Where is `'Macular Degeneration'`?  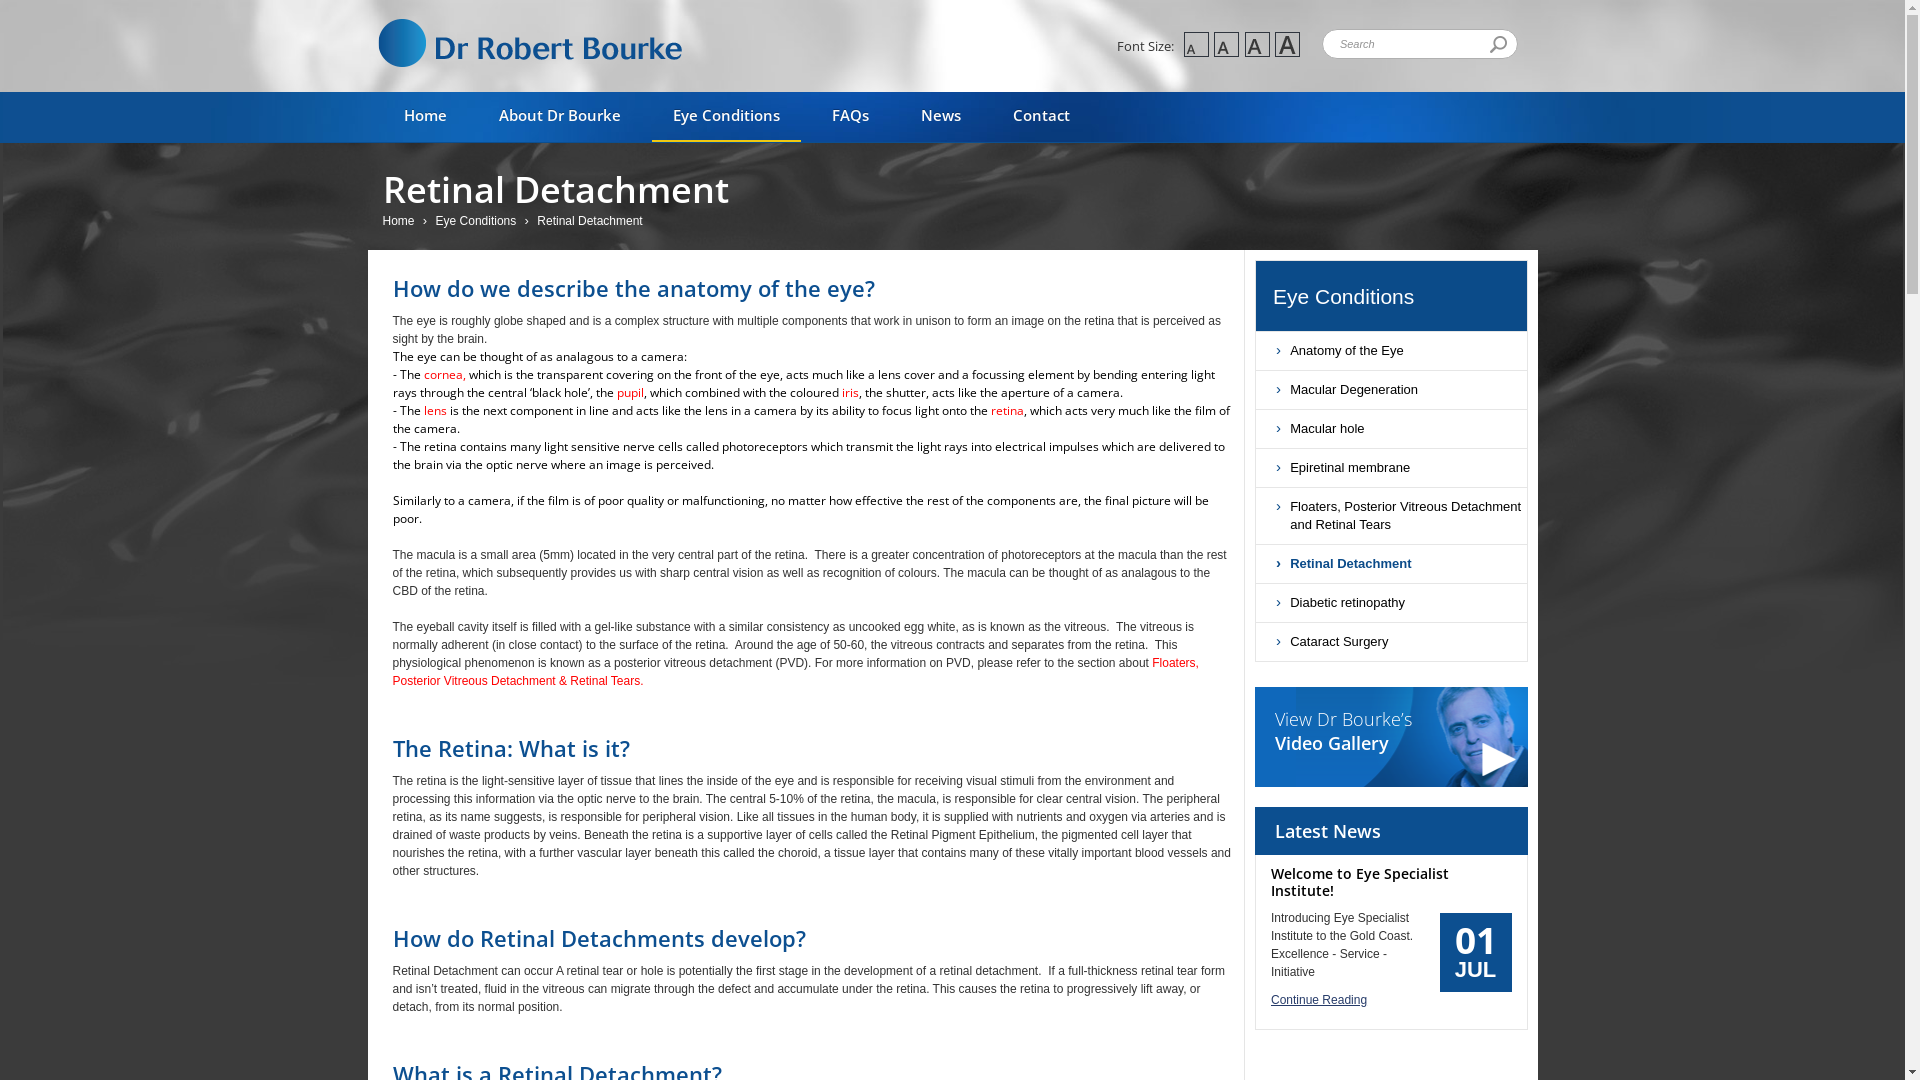
'Macular Degeneration' is located at coordinates (1390, 389).